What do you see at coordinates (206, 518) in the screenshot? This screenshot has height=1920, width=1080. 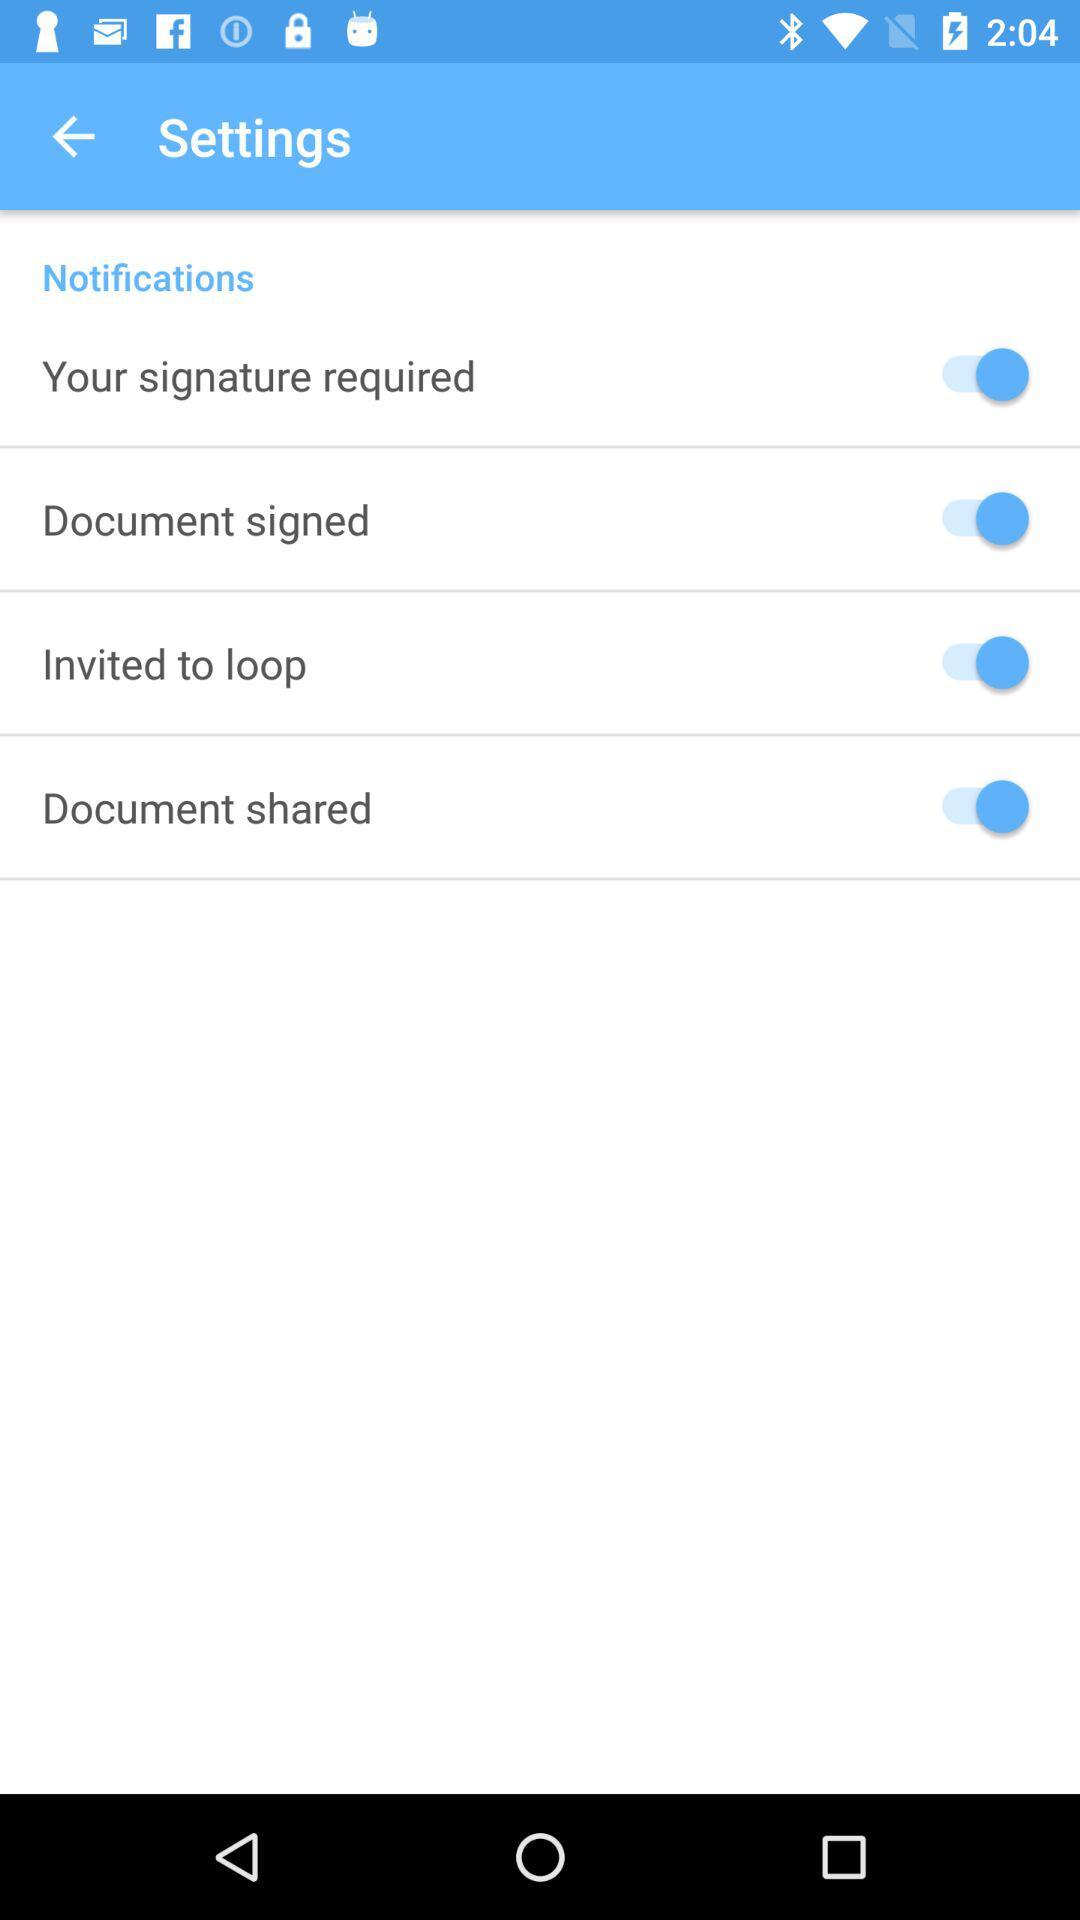 I see `the document signed item` at bounding box center [206, 518].